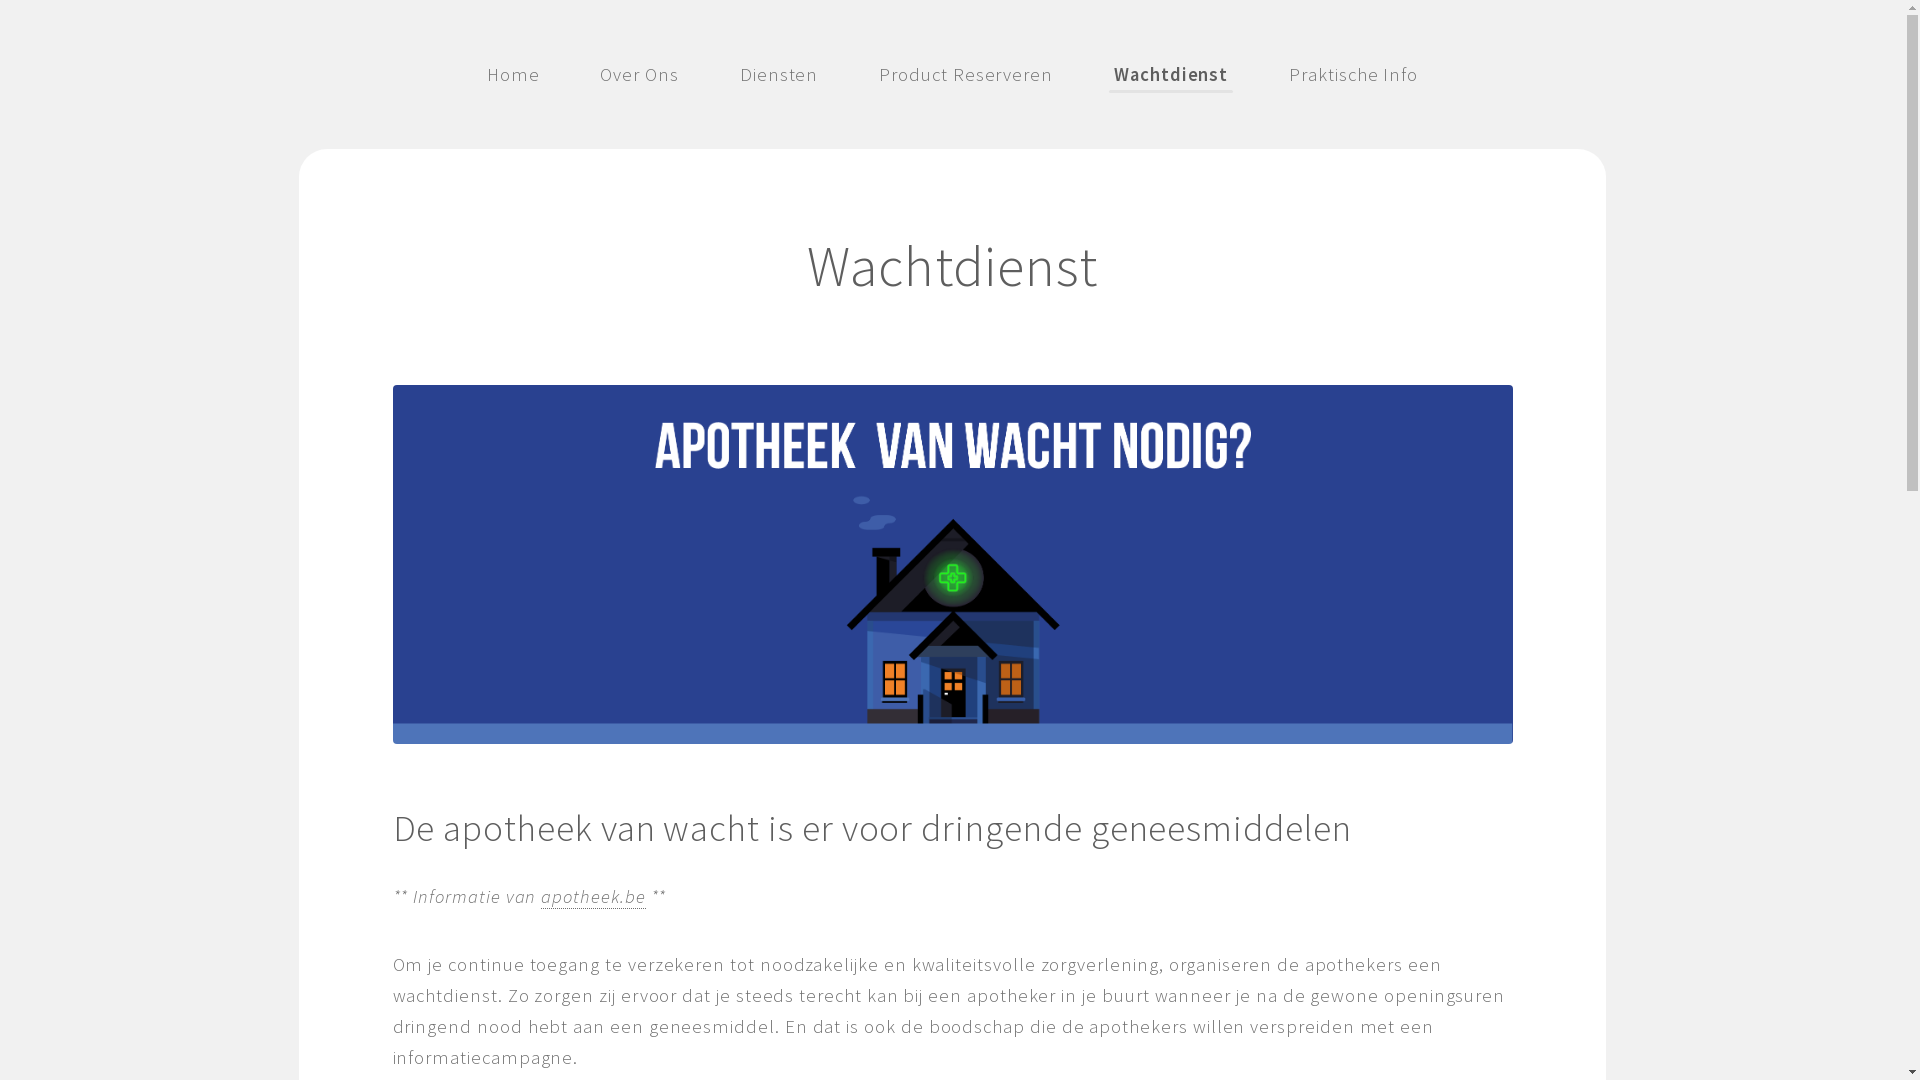  Describe the element at coordinates (592, 896) in the screenshot. I see `'apotheek.be'` at that location.